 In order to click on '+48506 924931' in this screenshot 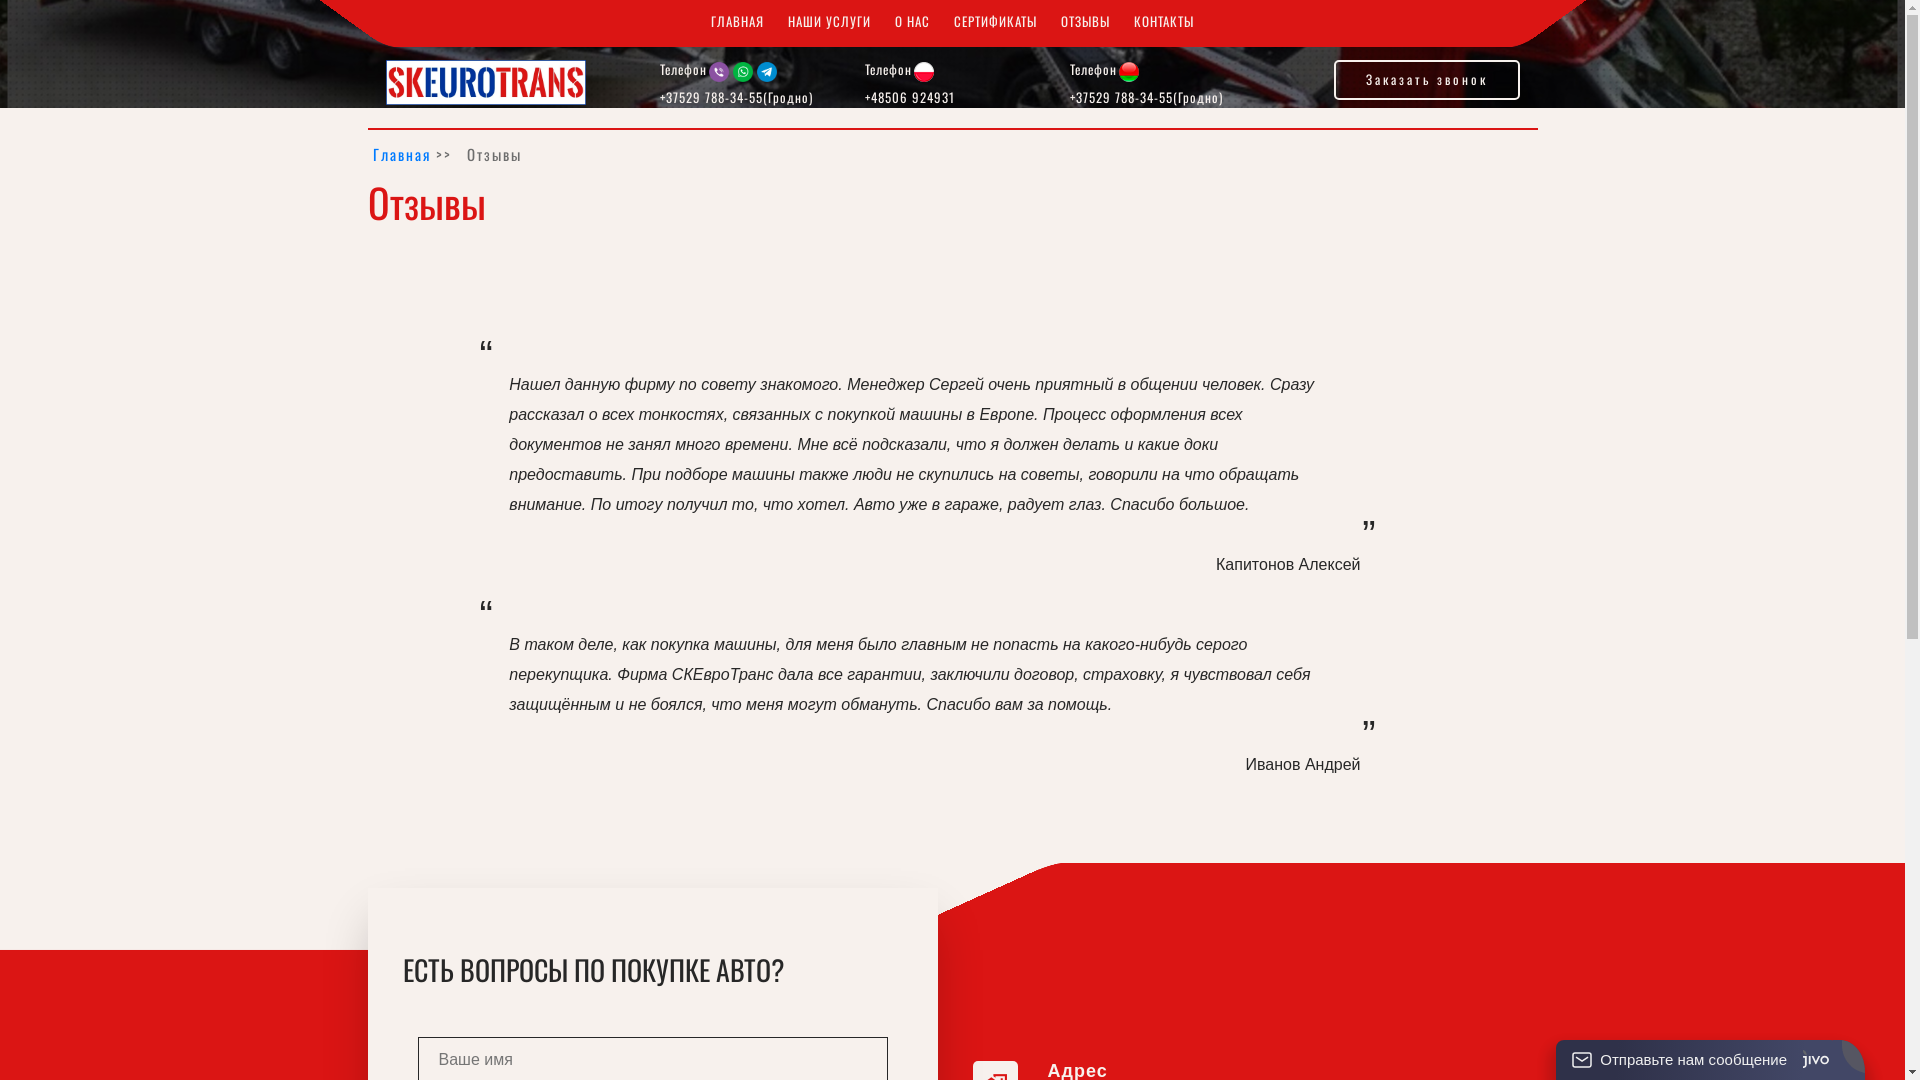, I will do `click(909, 96)`.